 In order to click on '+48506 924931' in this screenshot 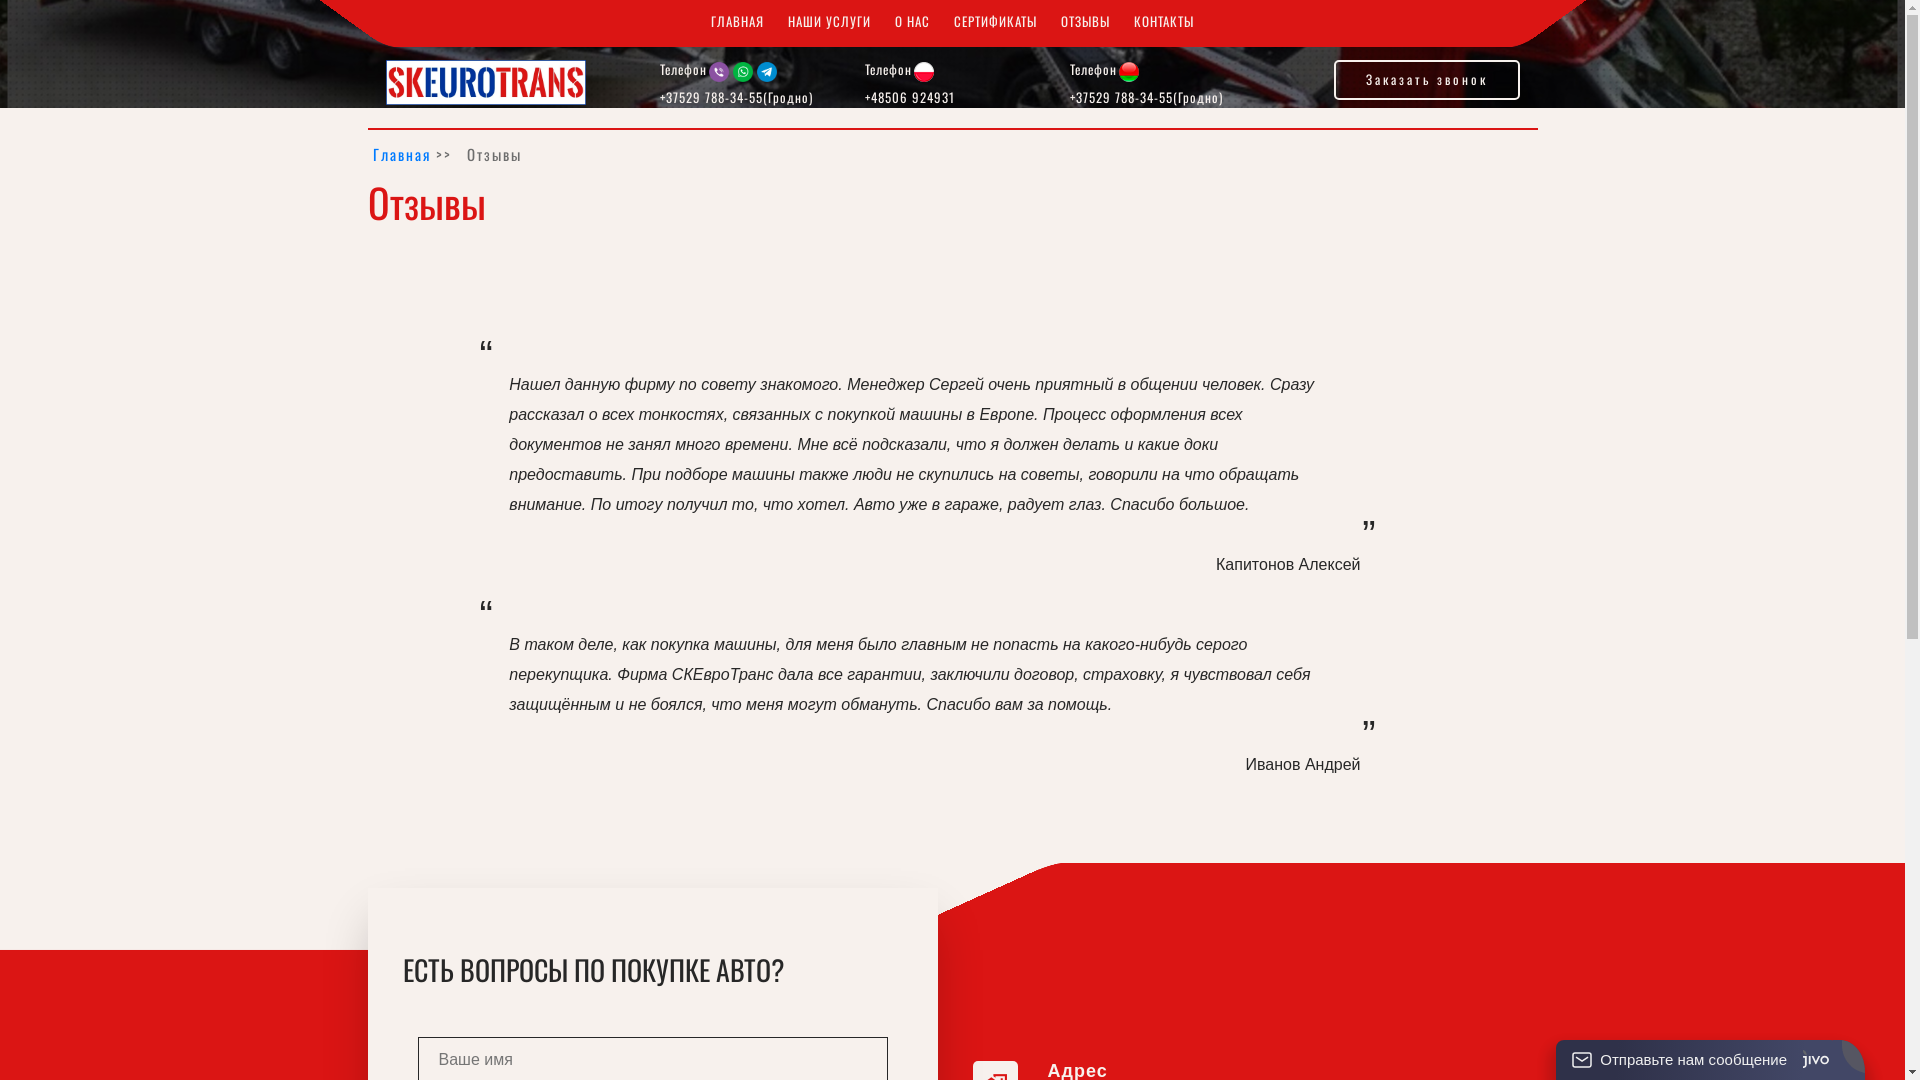, I will do `click(909, 96)`.